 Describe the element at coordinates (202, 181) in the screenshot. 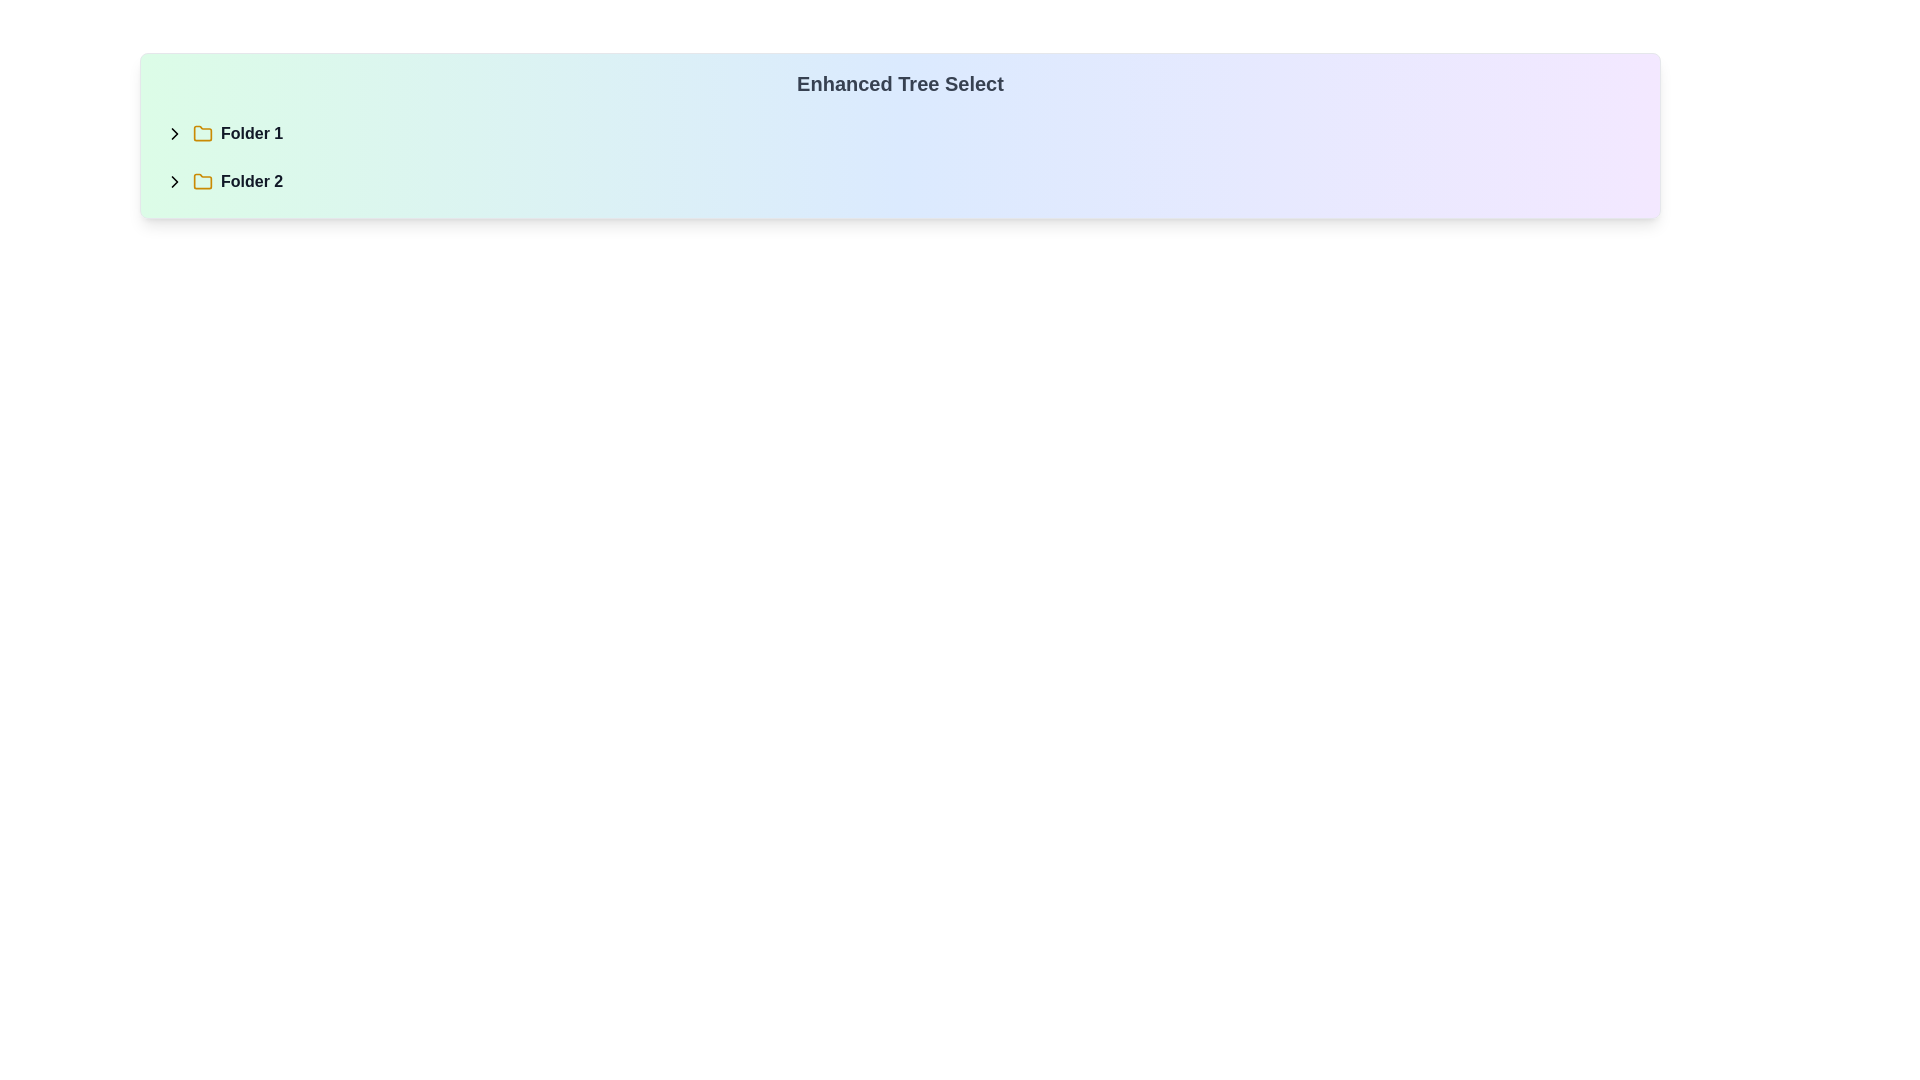

I see `the surrounding row` at that location.